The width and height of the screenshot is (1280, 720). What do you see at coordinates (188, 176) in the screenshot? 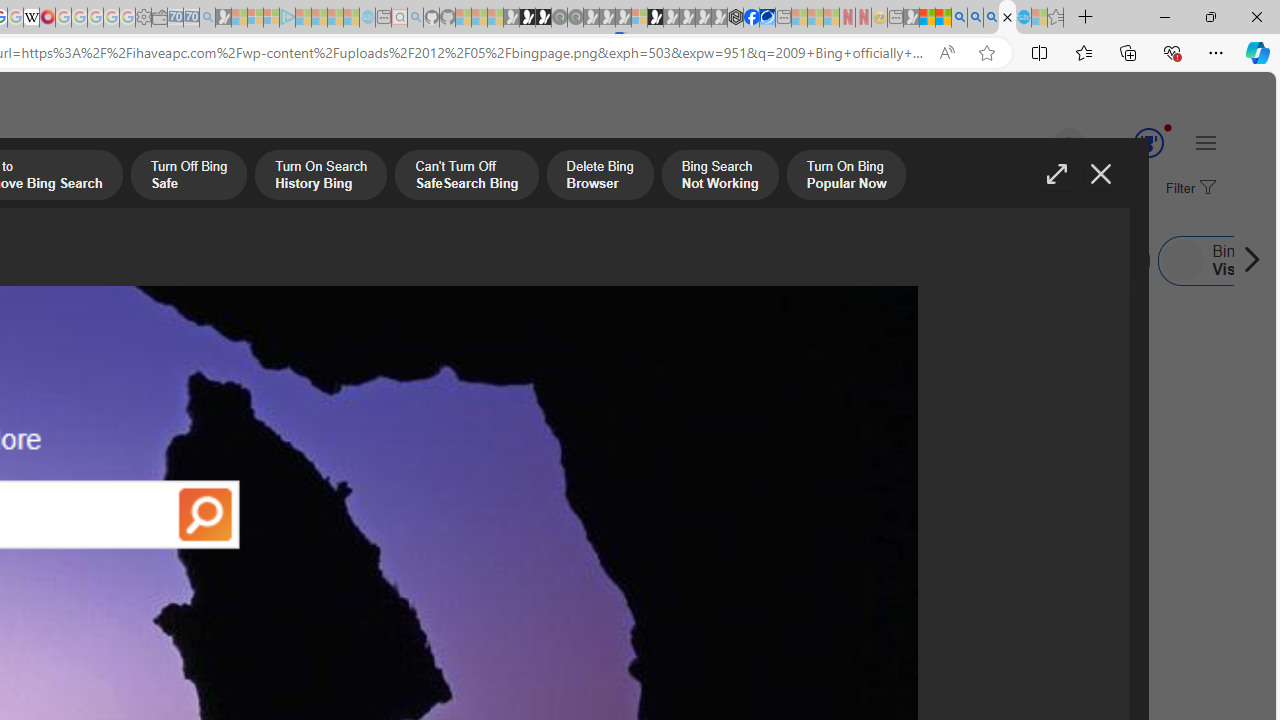
I see `'Turn Off Bing Safe'` at bounding box center [188, 176].